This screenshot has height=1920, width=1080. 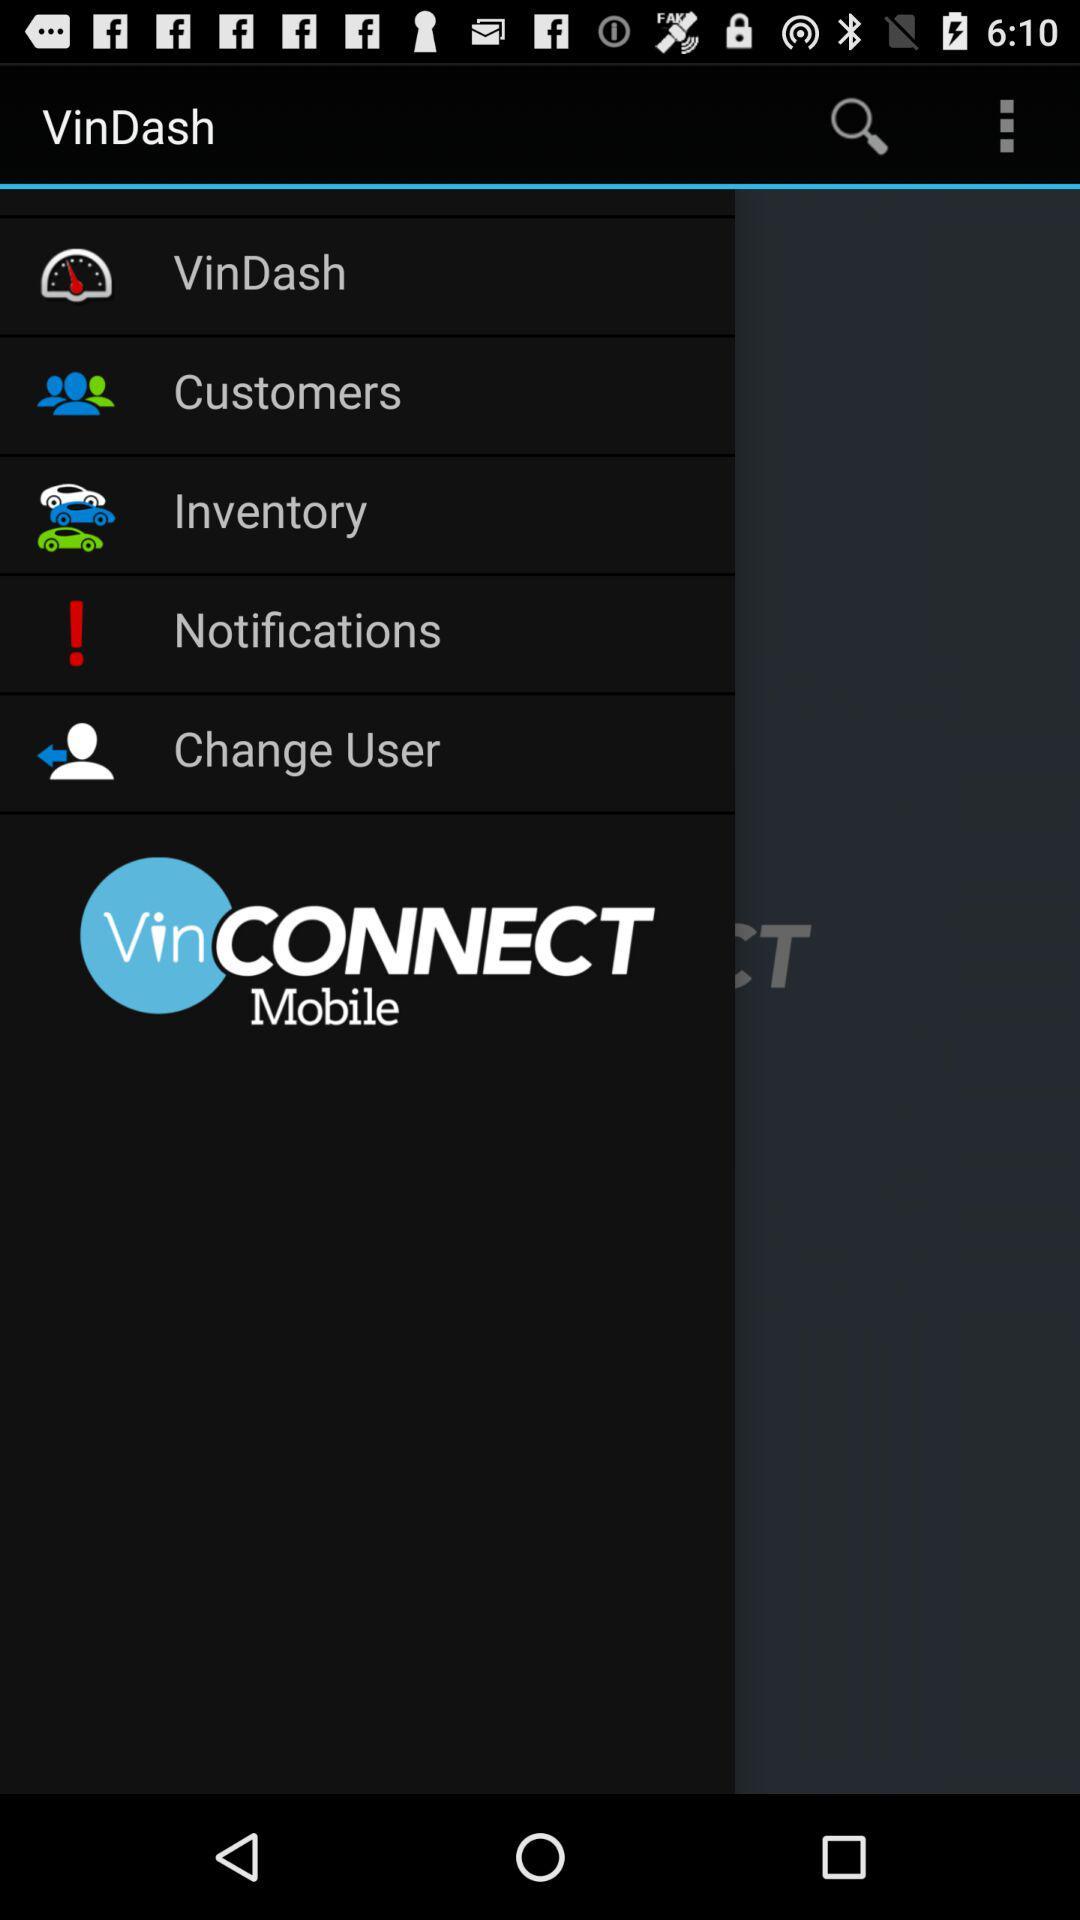 What do you see at coordinates (442, 395) in the screenshot?
I see `icon above inventory item` at bounding box center [442, 395].